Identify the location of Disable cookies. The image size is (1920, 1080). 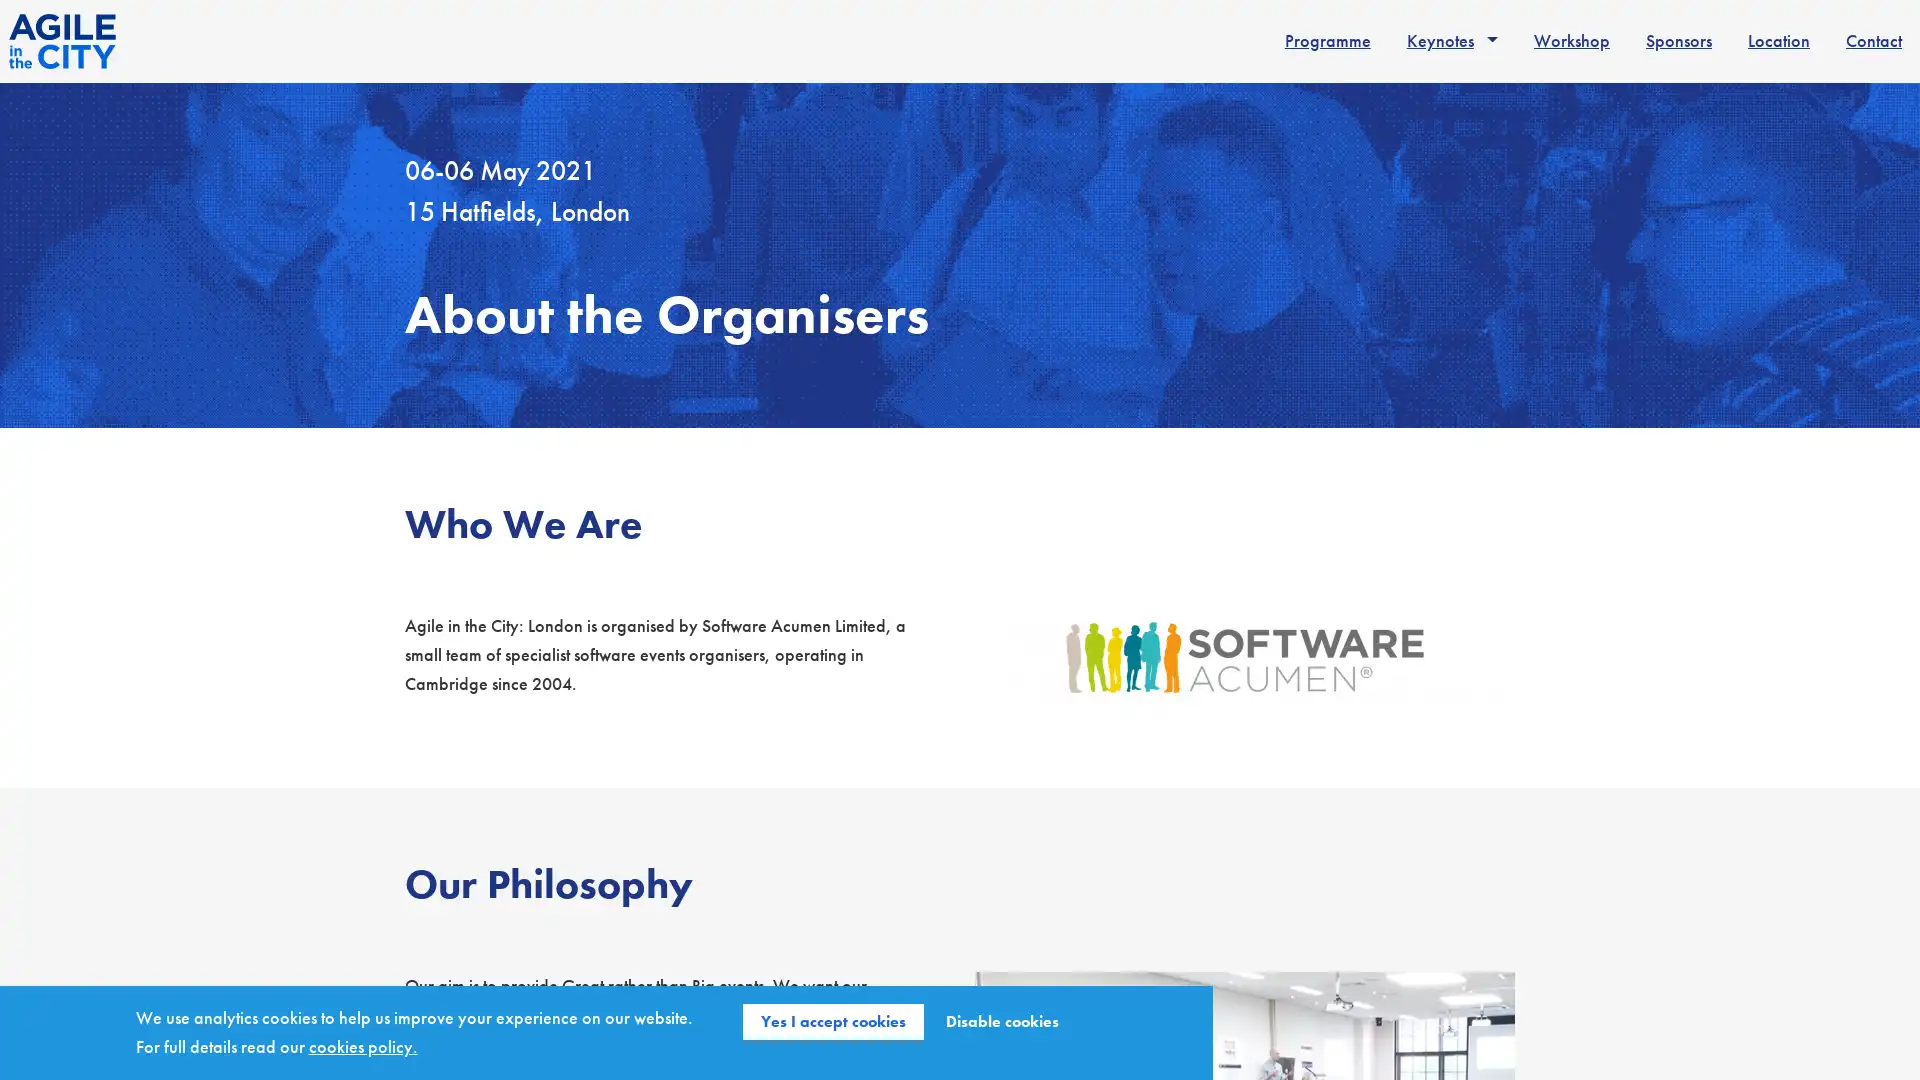
(1002, 1022).